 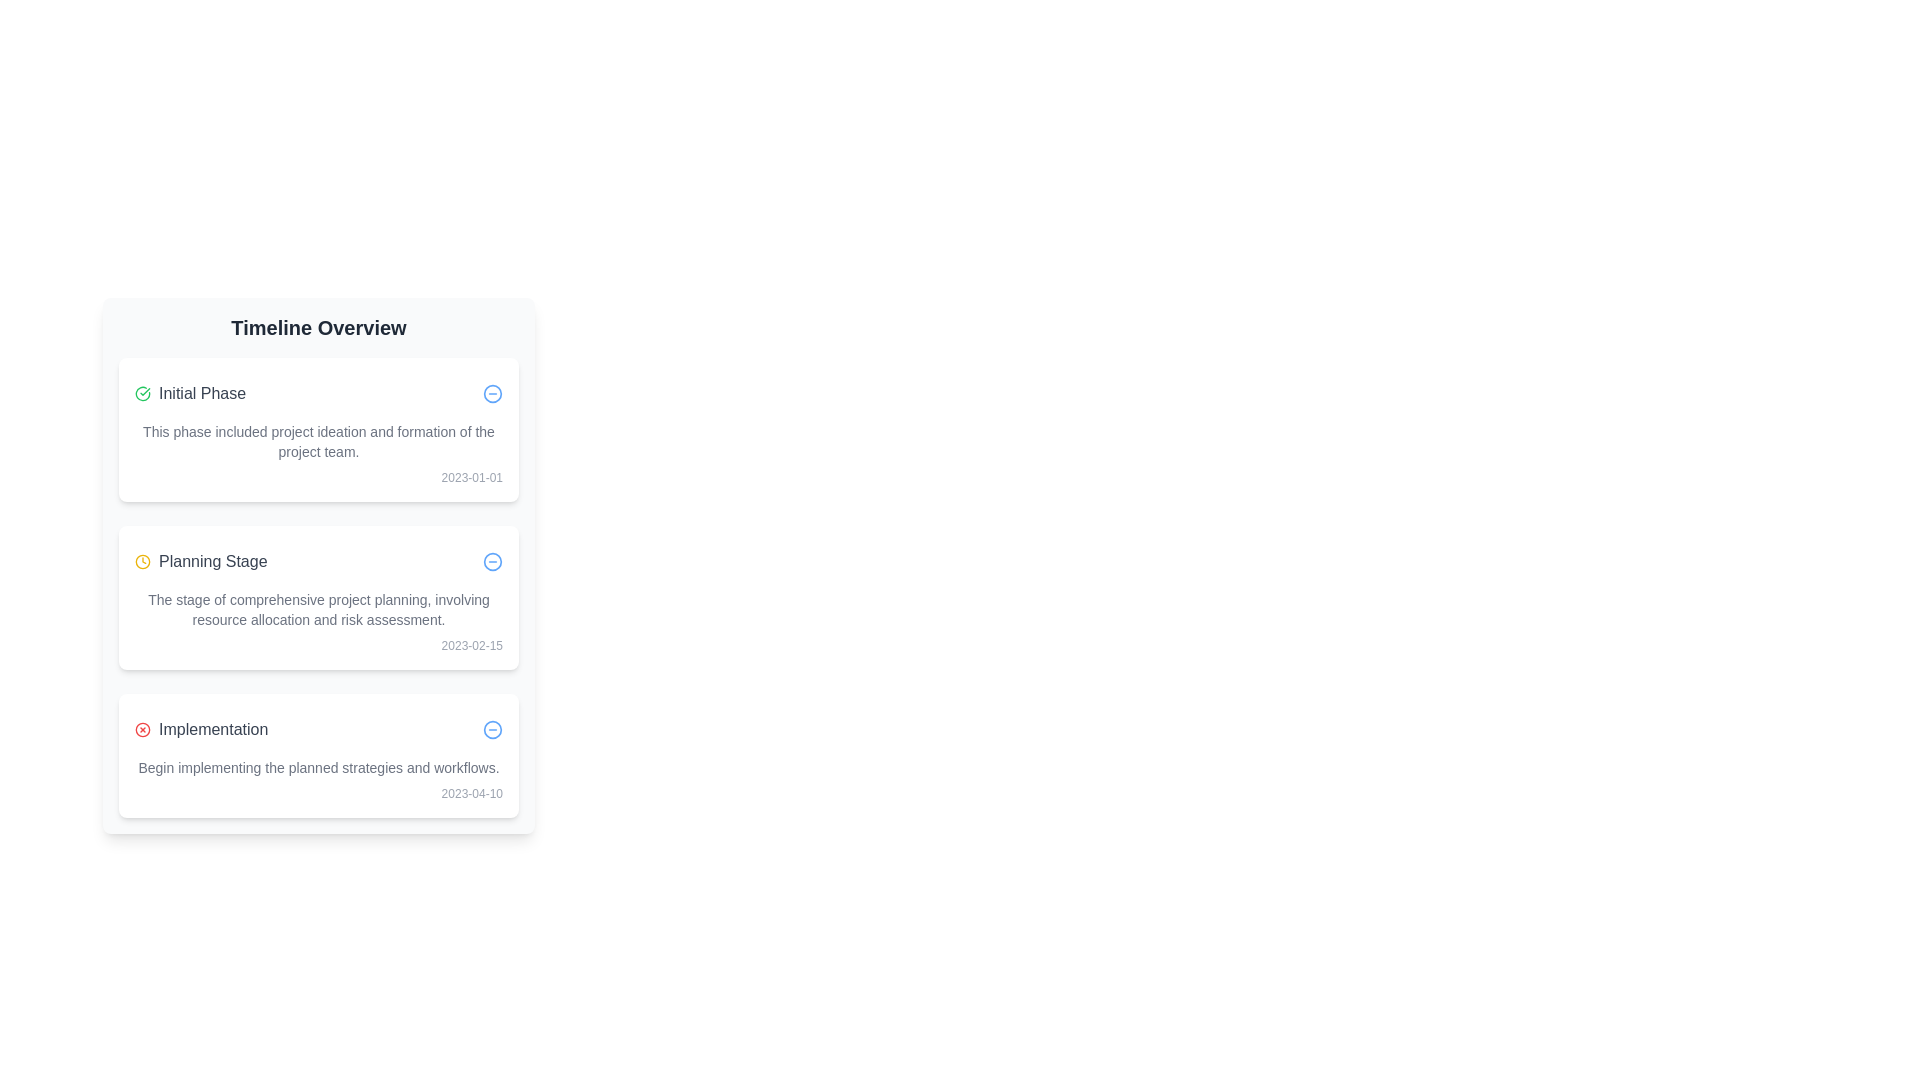 What do you see at coordinates (317, 441) in the screenshot?
I see `the text description that provides additional information about the project phase, which reads: 'This phase included project ideation and formation of the project team.'` at bounding box center [317, 441].